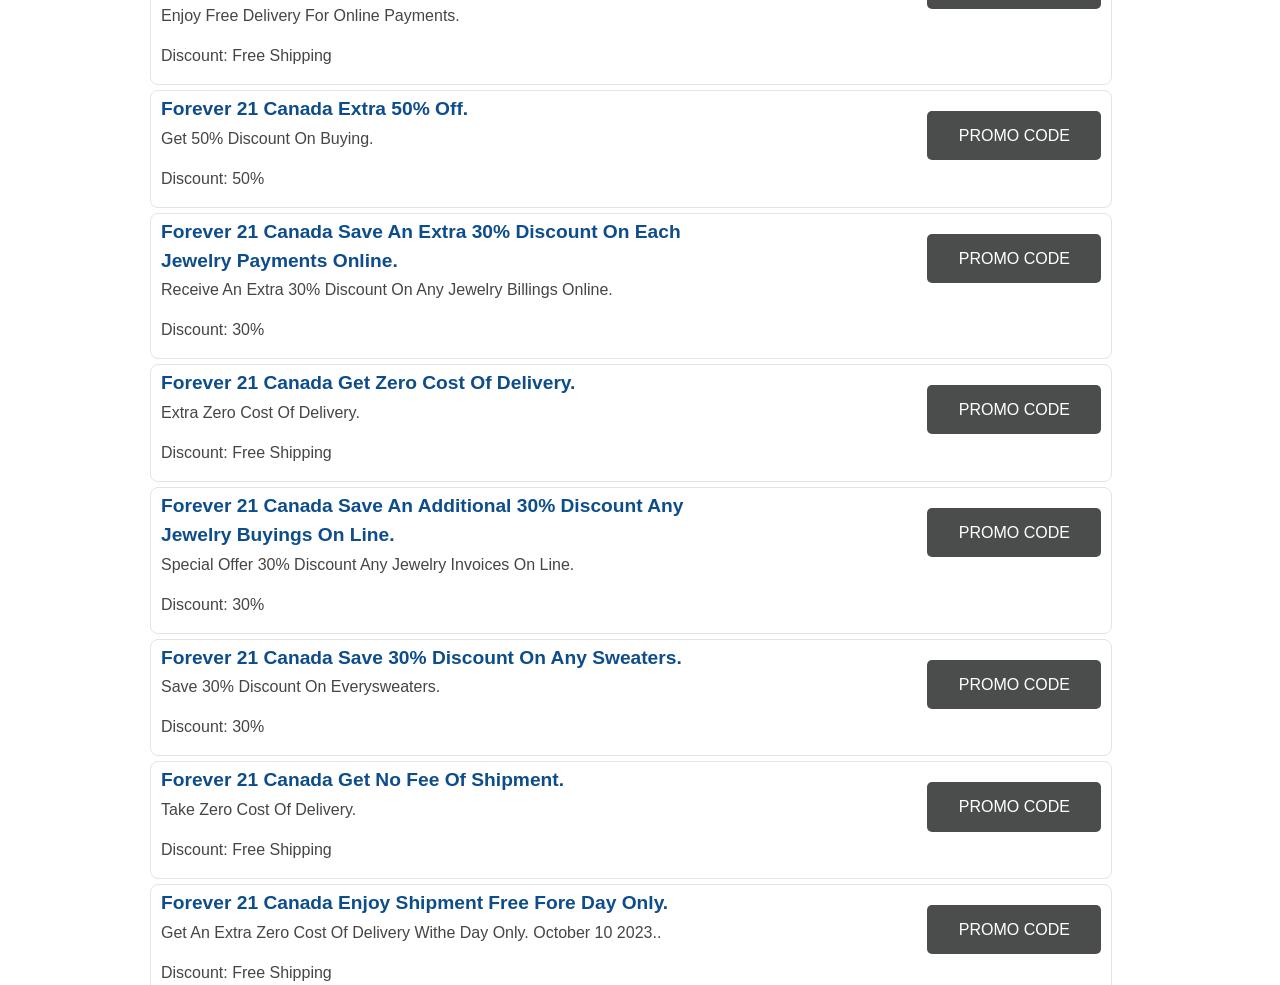  Describe the element at coordinates (258, 411) in the screenshot. I see `'Extra Zero Cost Of Delivery.'` at that location.